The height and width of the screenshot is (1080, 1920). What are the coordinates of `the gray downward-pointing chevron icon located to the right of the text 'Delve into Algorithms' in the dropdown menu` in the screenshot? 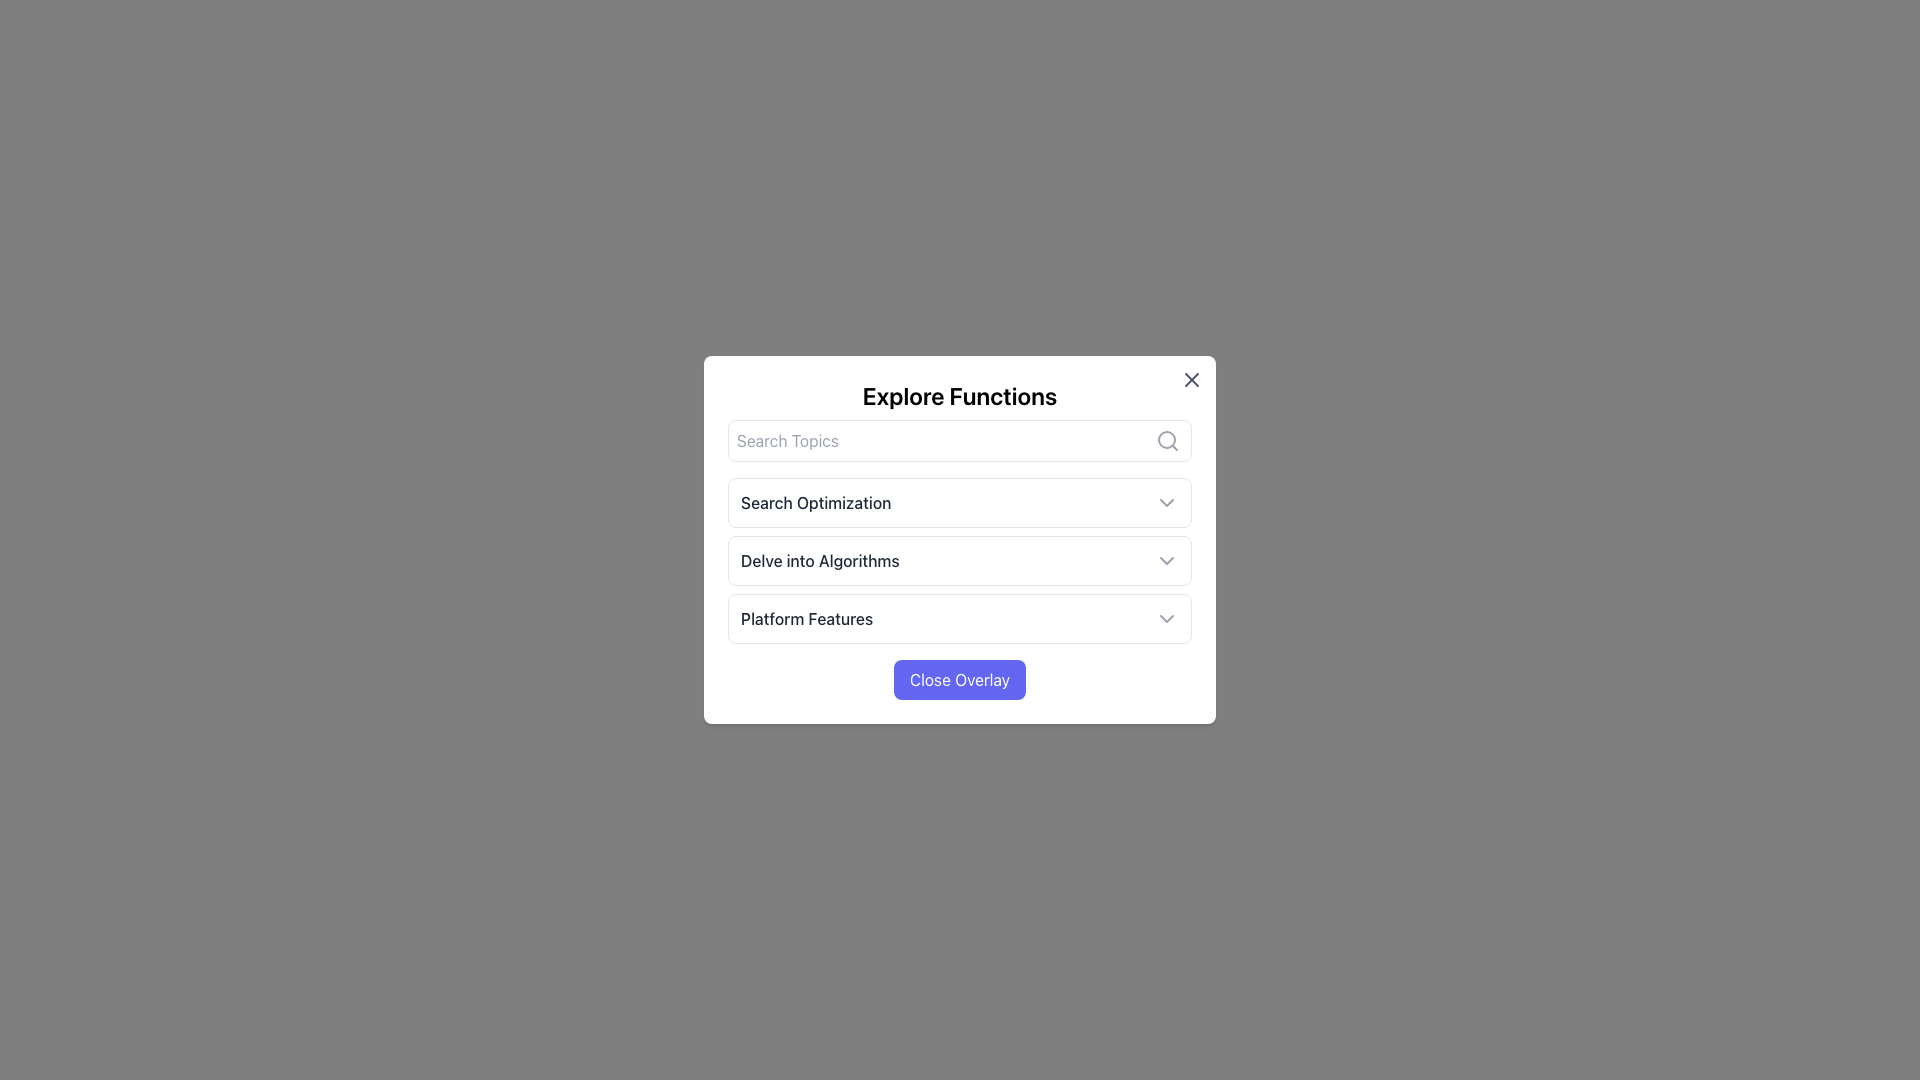 It's located at (1166, 560).